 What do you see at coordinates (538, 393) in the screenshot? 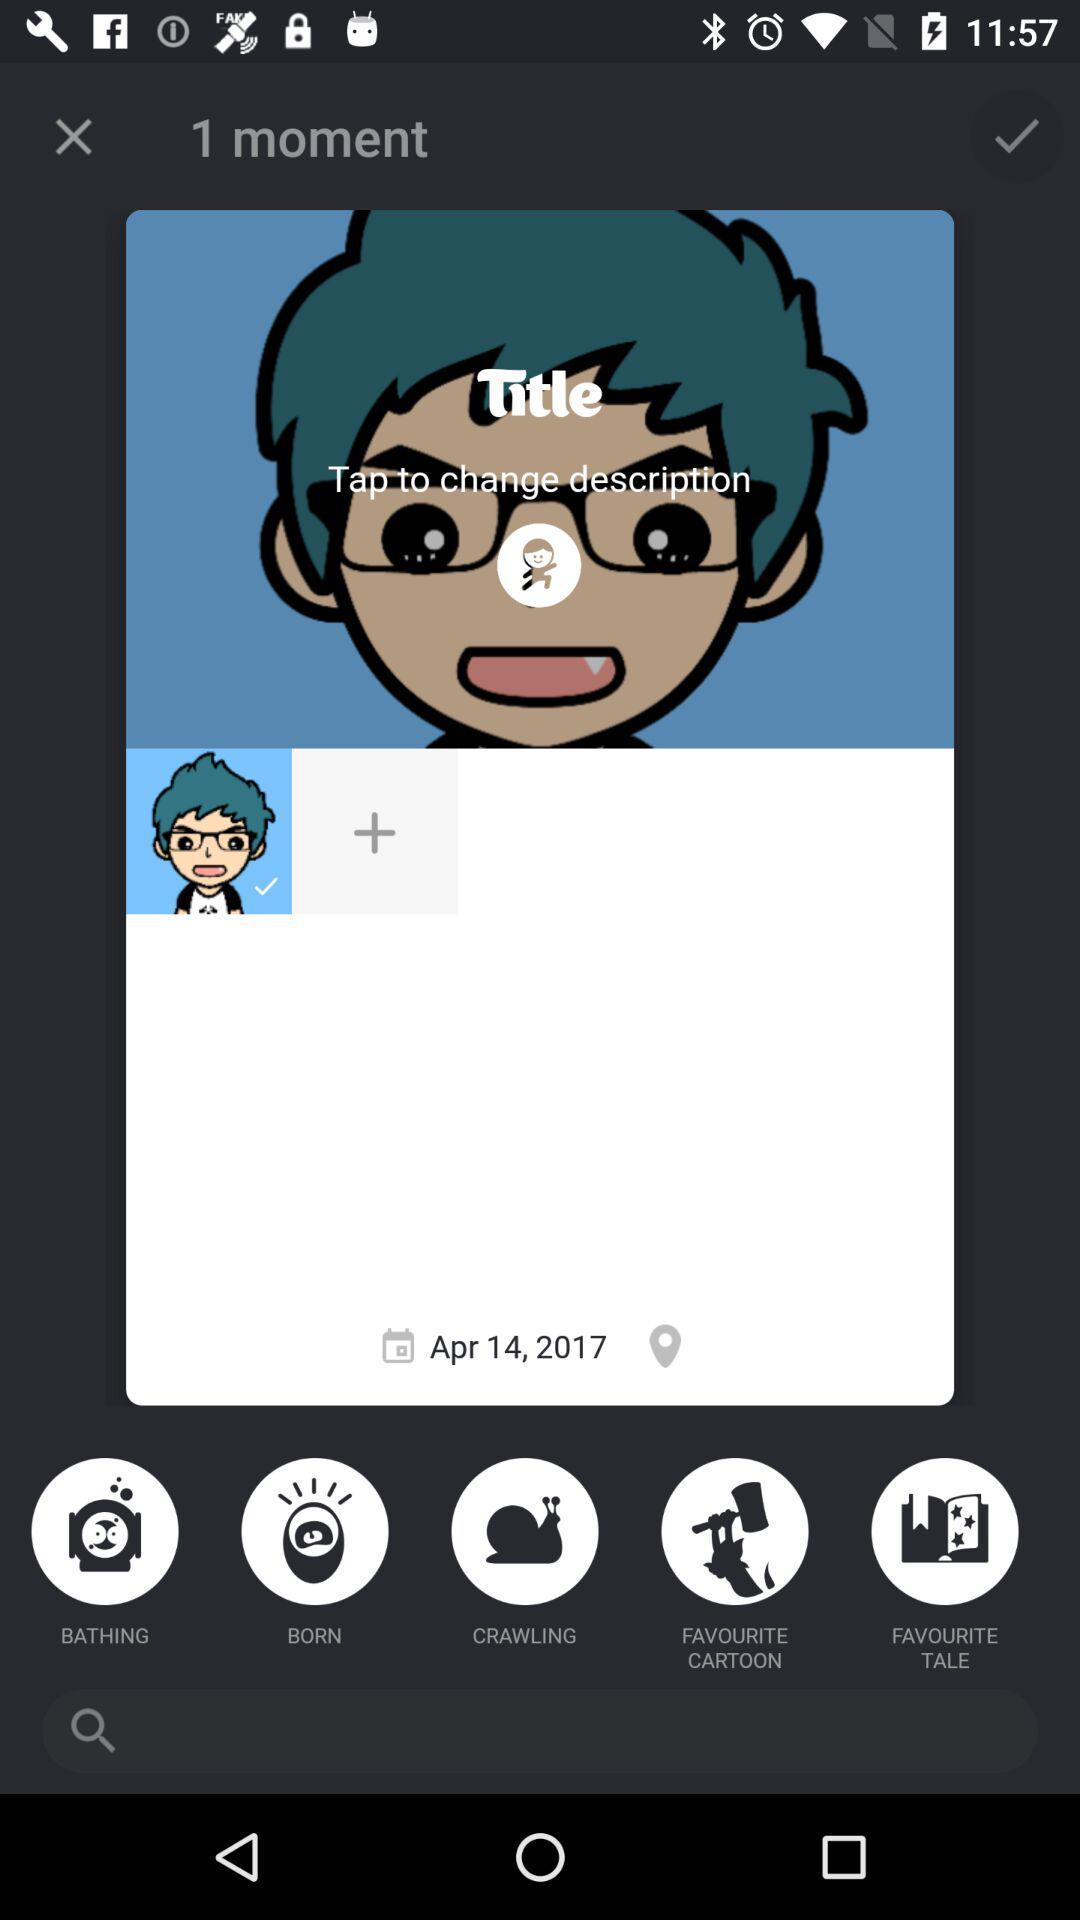
I see `toggle` at bounding box center [538, 393].